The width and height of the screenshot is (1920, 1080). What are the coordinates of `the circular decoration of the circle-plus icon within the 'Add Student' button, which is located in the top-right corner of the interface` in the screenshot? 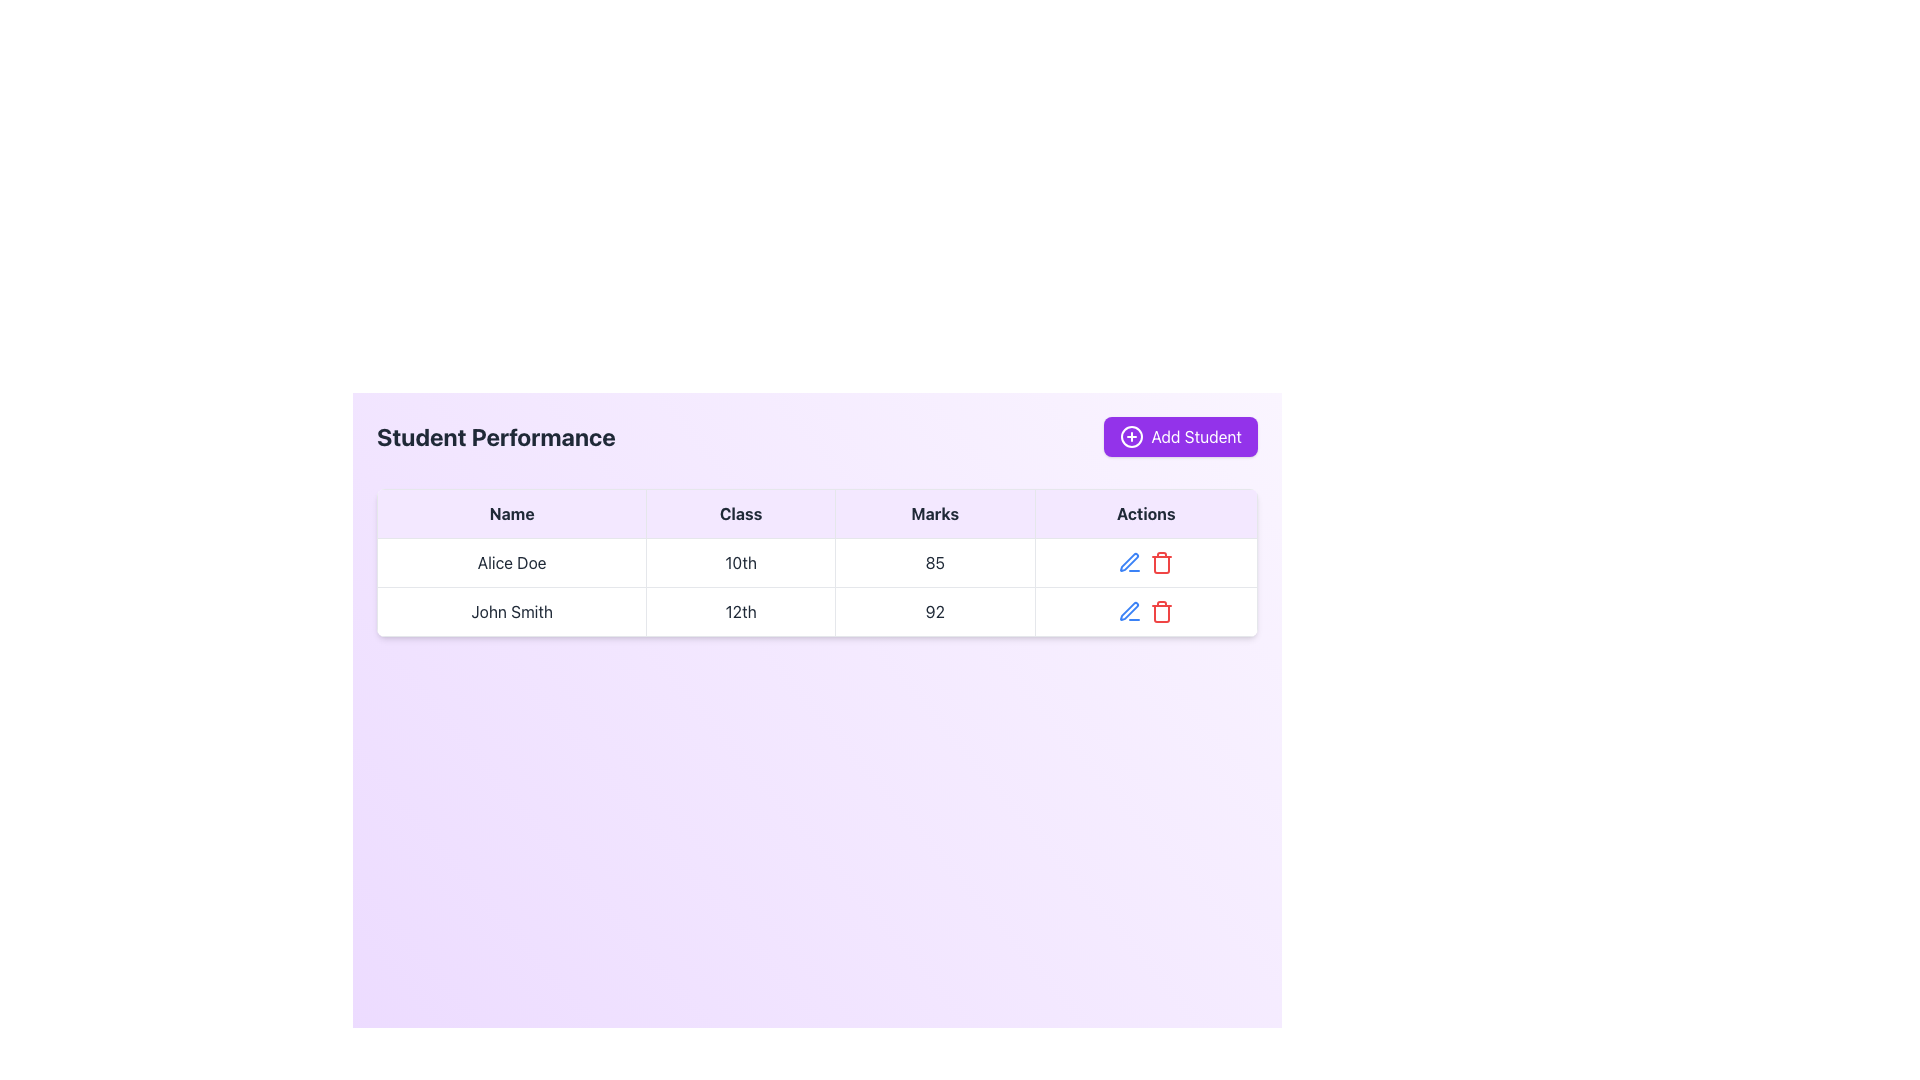 It's located at (1131, 435).